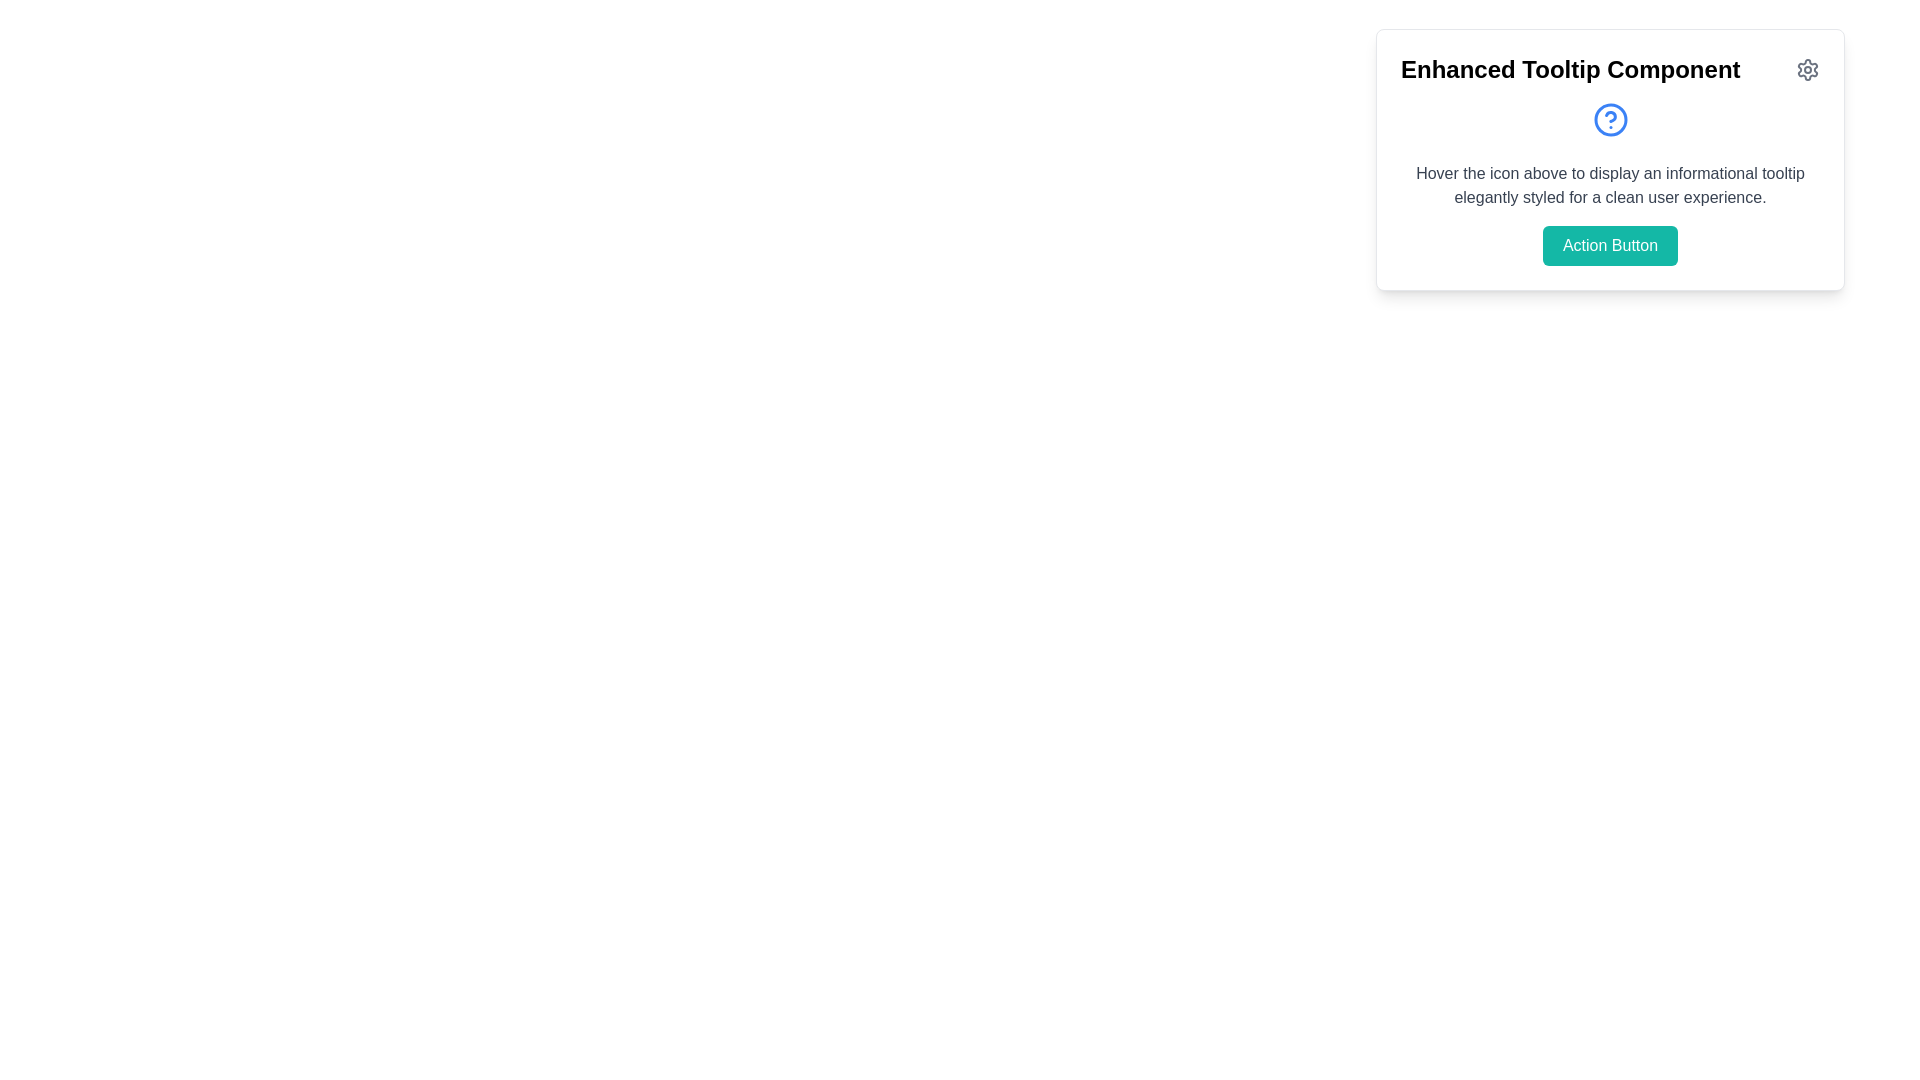  What do you see at coordinates (1808, 68) in the screenshot?
I see `the Settings icon located at the top right corner of the Enhanced Tooltip Component card, which serves as a trigger for opening a dropdown menu or navigating to a configuration page` at bounding box center [1808, 68].